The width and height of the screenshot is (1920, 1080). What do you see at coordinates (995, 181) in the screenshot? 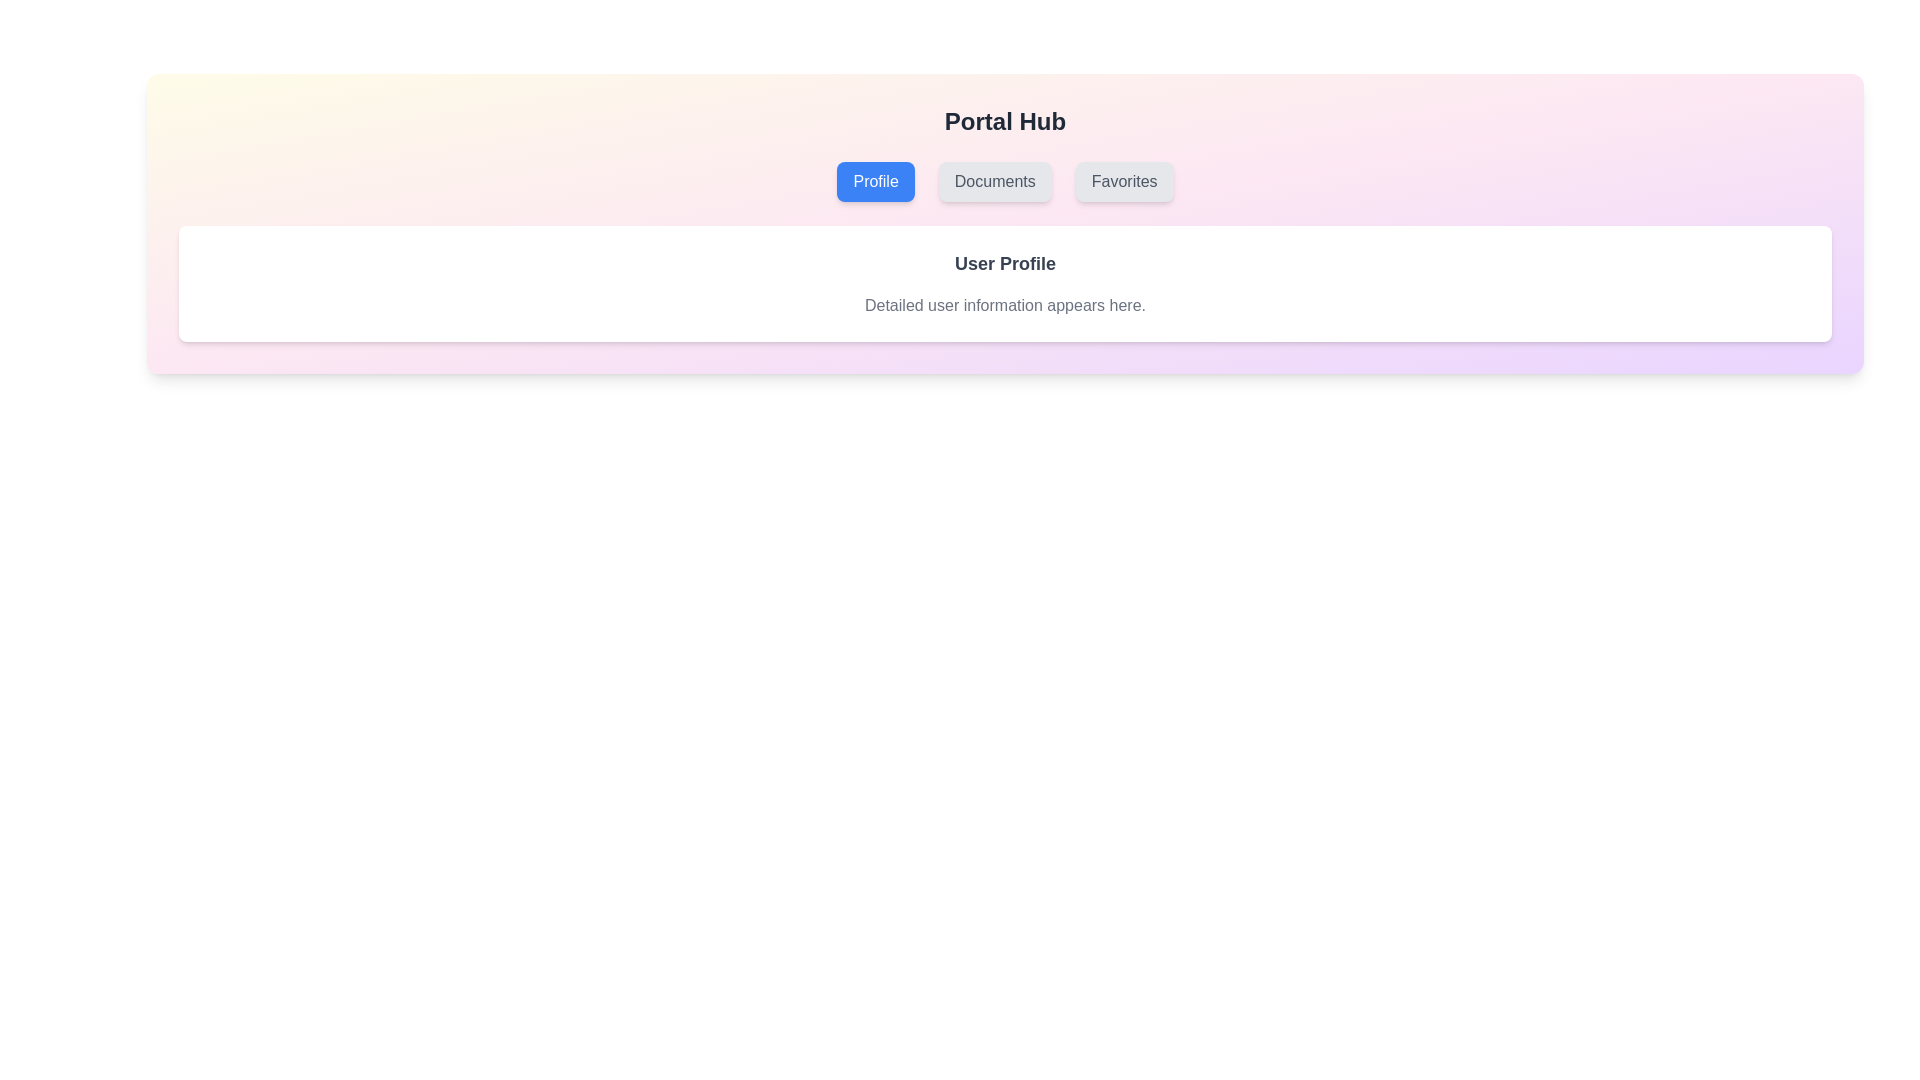
I see `the second button in the horizontal group of three buttons, located below the 'Portal Hub' heading` at bounding box center [995, 181].